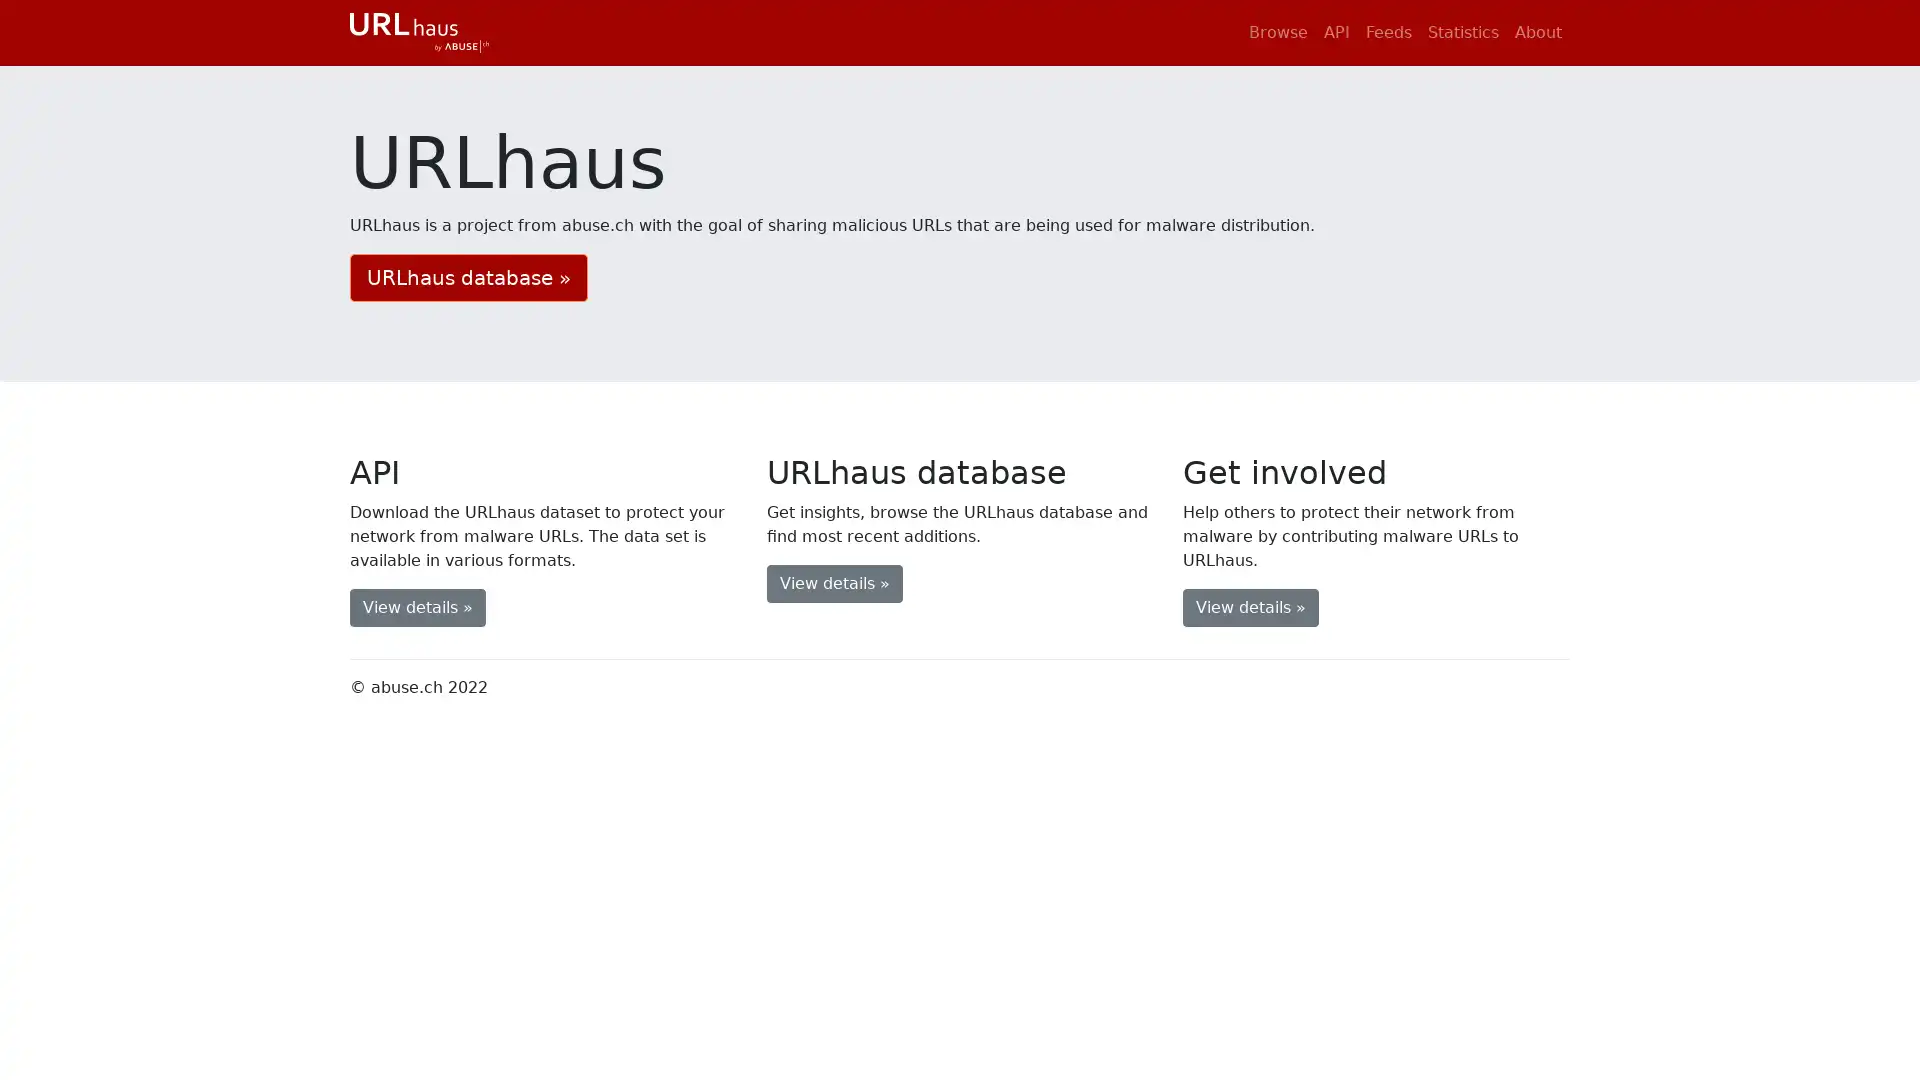  Describe the element at coordinates (468, 277) in the screenshot. I see `URLhaus database` at that location.